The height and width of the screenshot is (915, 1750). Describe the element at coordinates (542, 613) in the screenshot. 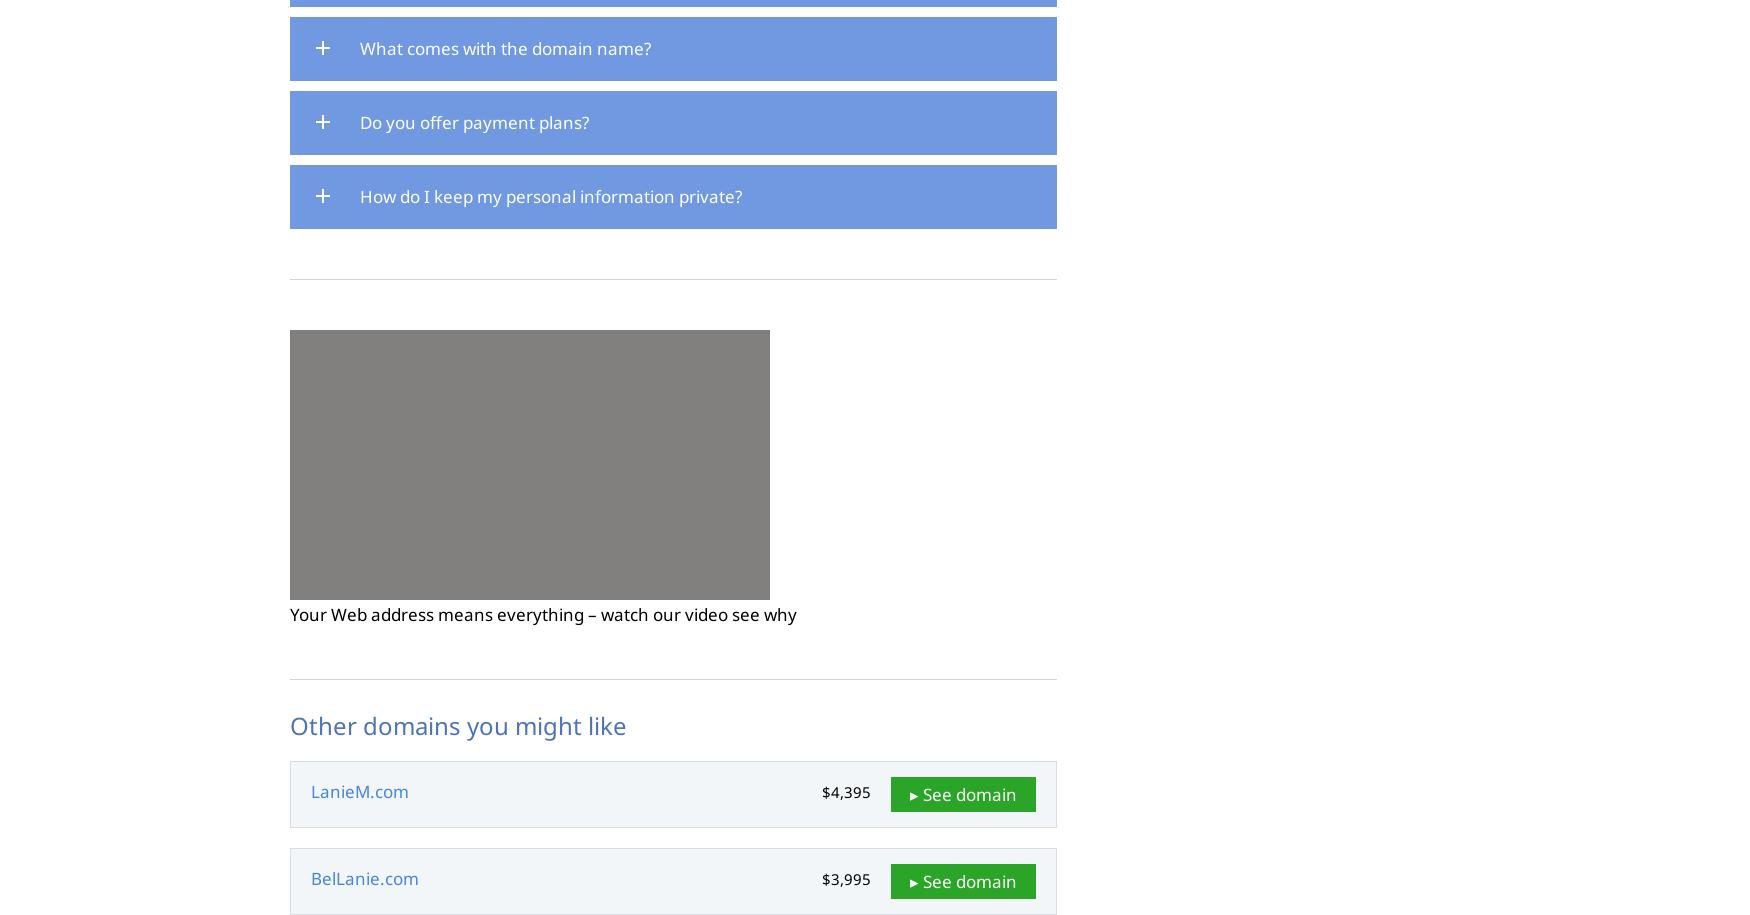

I see `'Your Web address means everything – watch our video see why'` at that location.